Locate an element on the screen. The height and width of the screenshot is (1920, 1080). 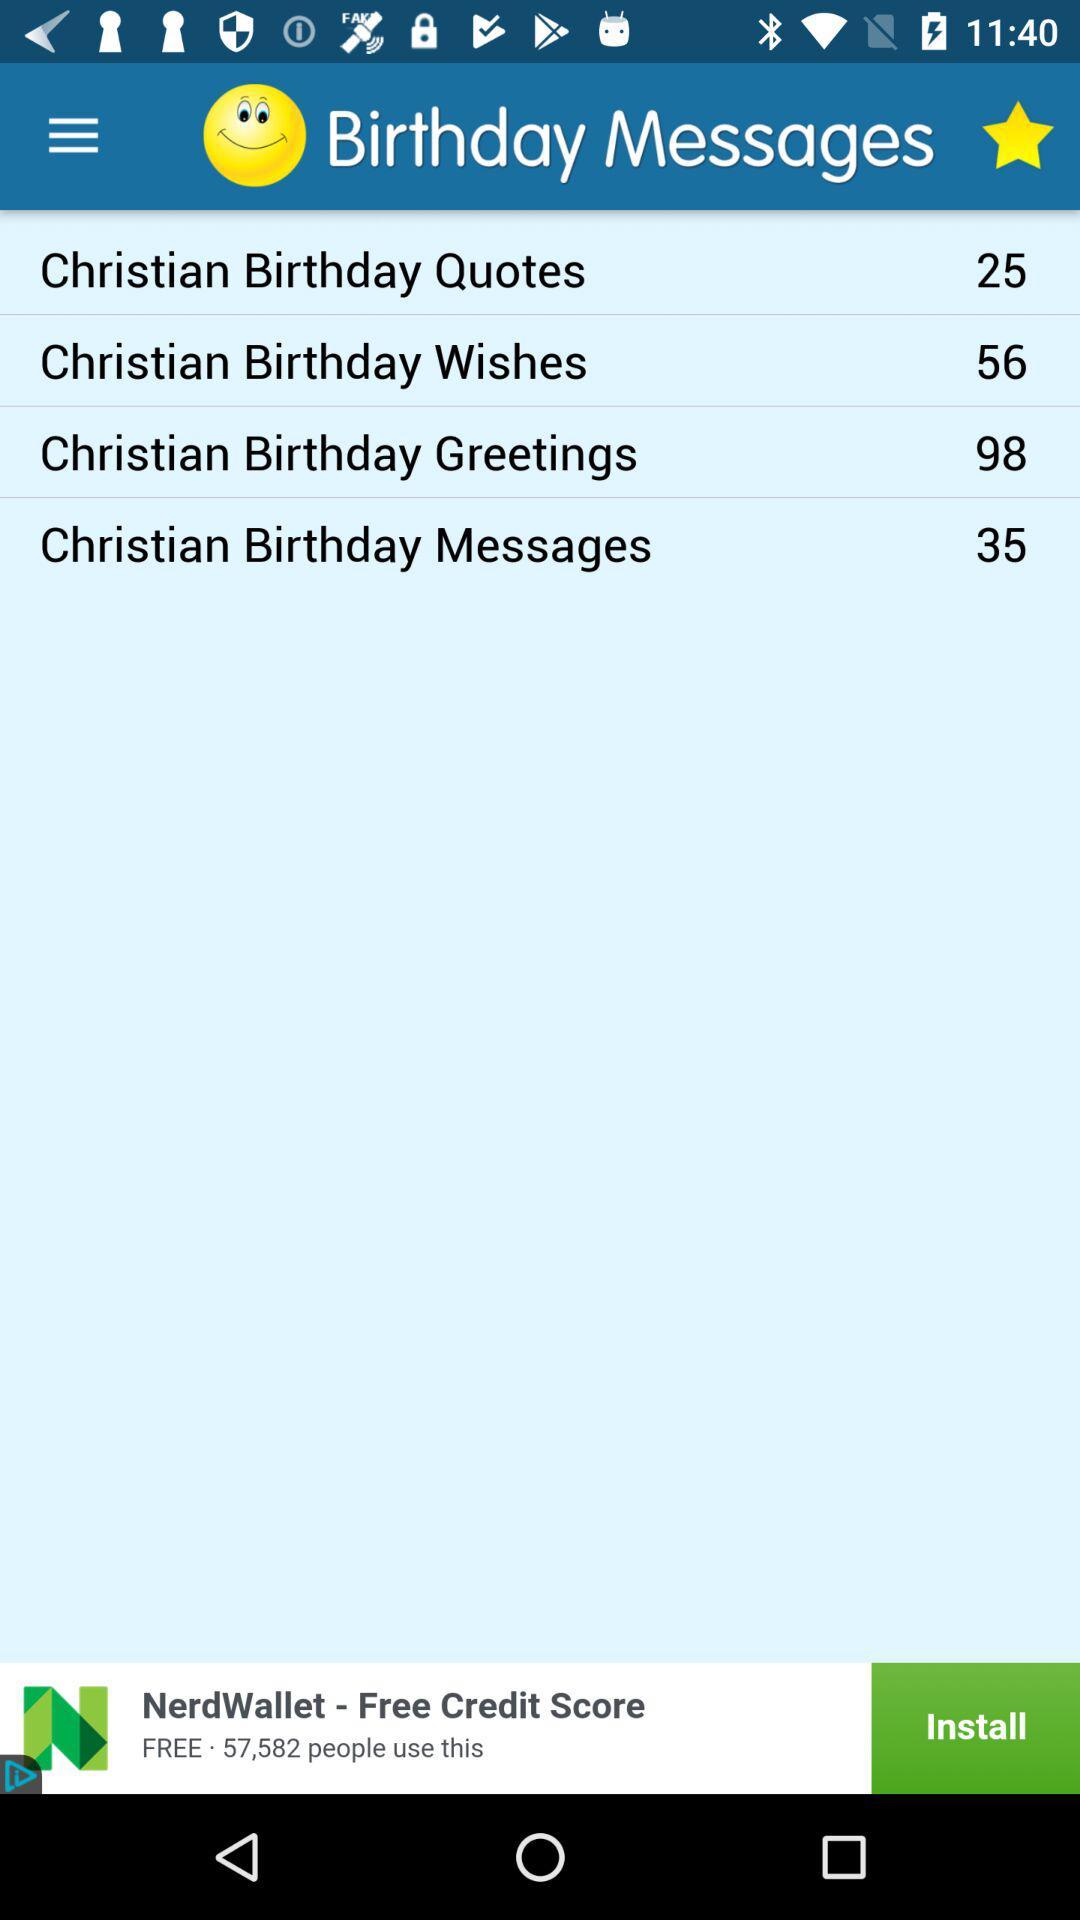
the icon next to christian birthday messages is located at coordinates (1027, 543).